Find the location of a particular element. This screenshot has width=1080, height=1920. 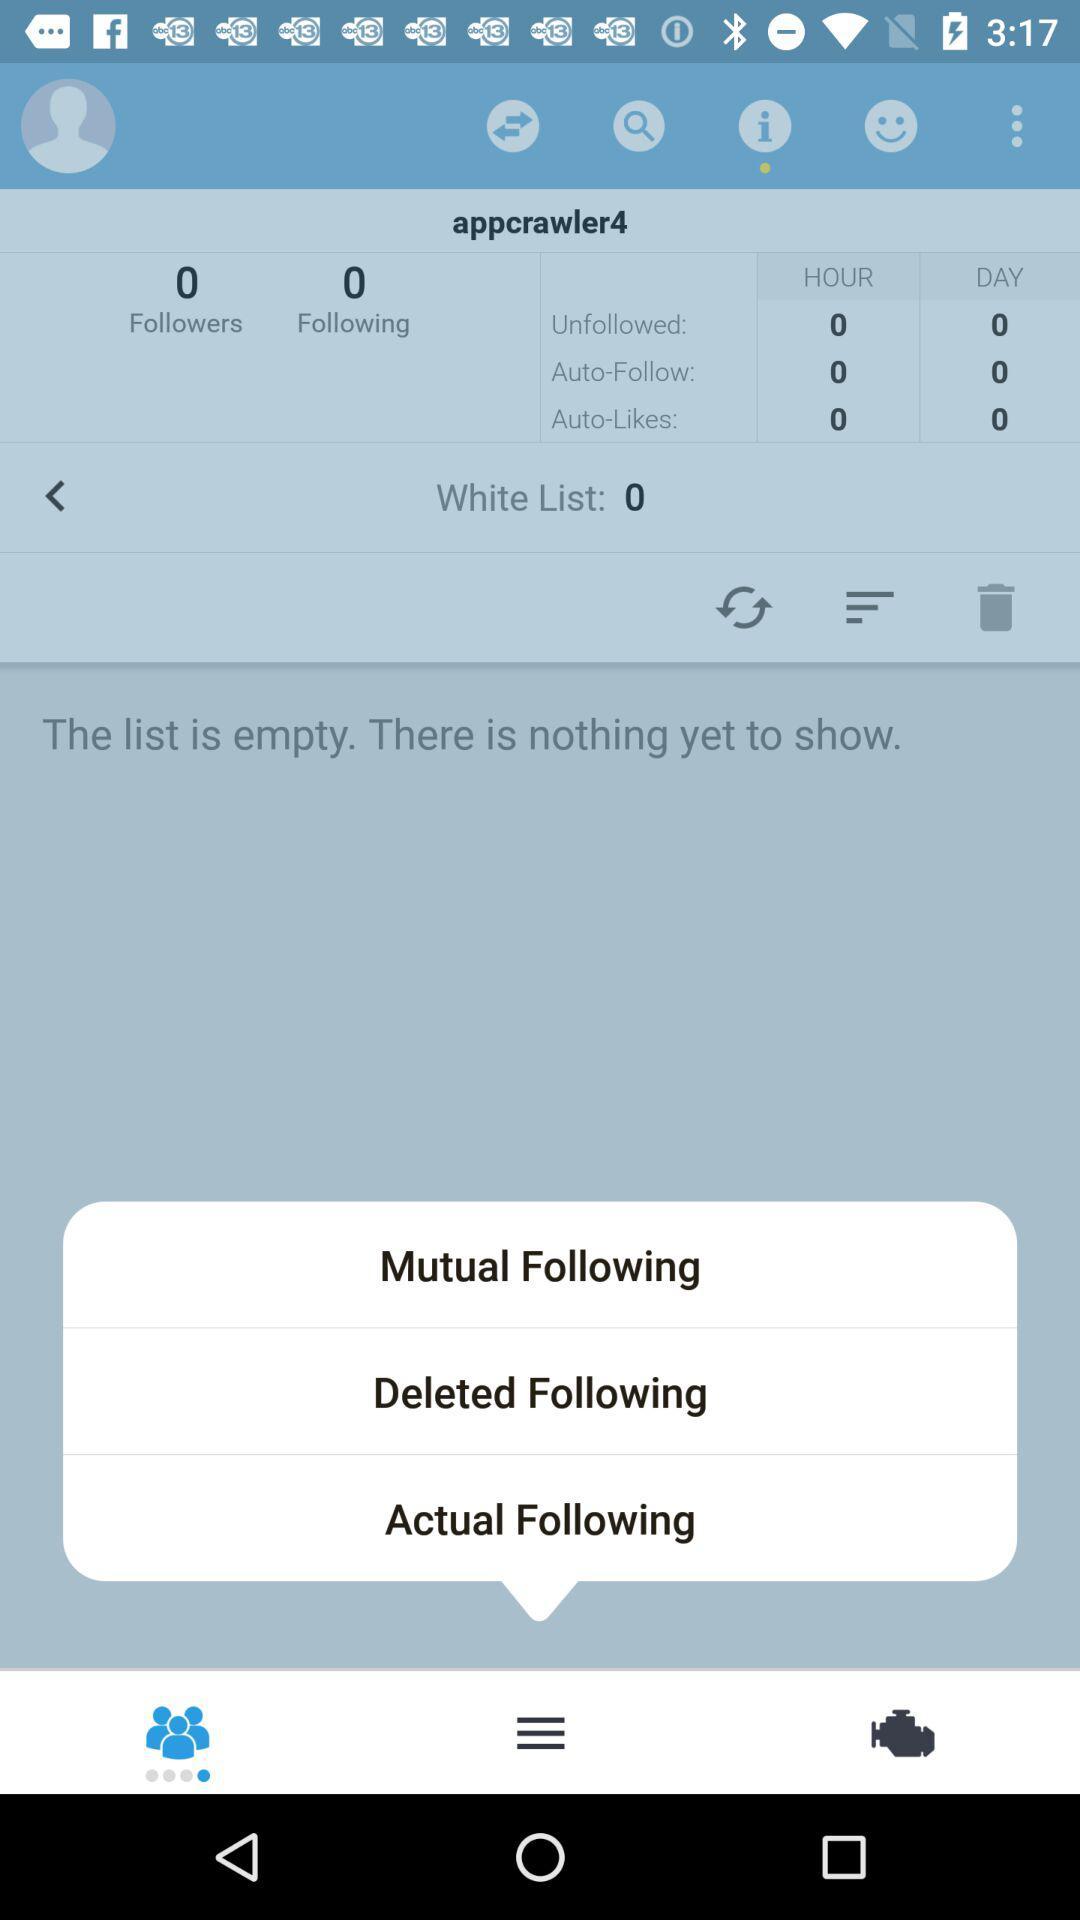

mutual following deleted following and actual following share with friends is located at coordinates (178, 1730).